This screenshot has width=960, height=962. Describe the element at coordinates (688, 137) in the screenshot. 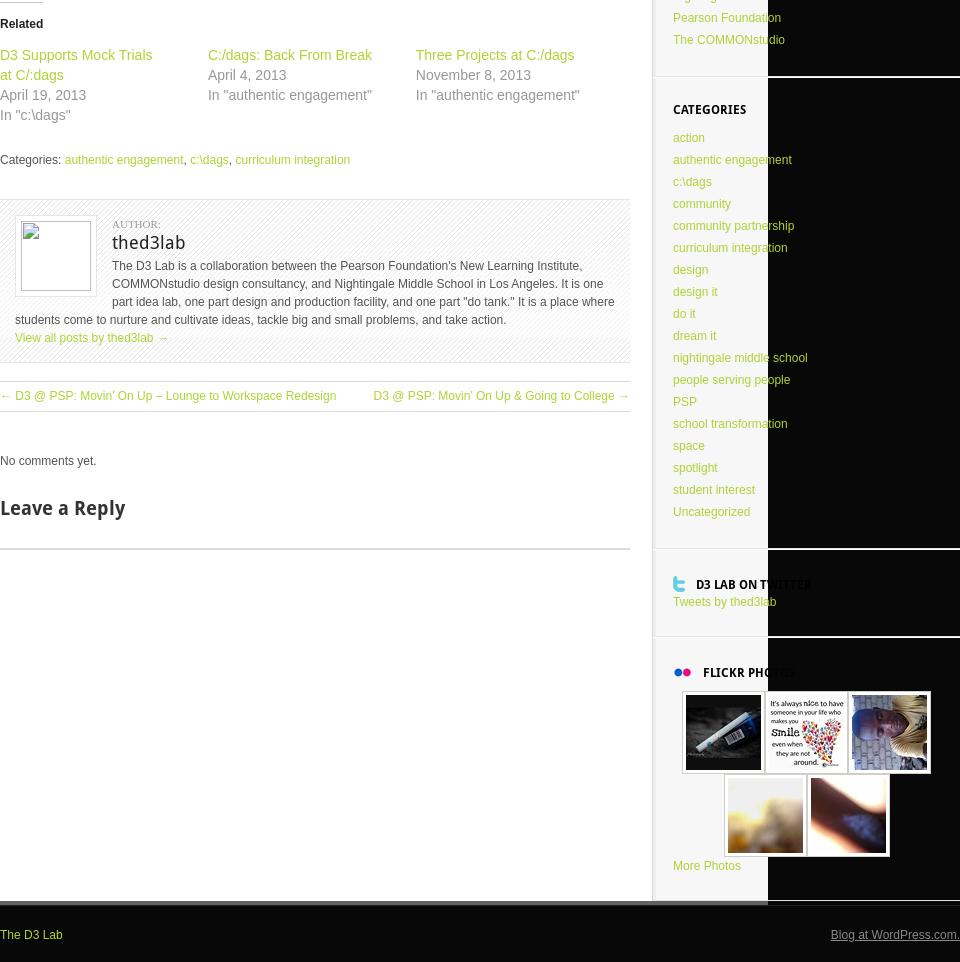

I see `'action'` at that location.